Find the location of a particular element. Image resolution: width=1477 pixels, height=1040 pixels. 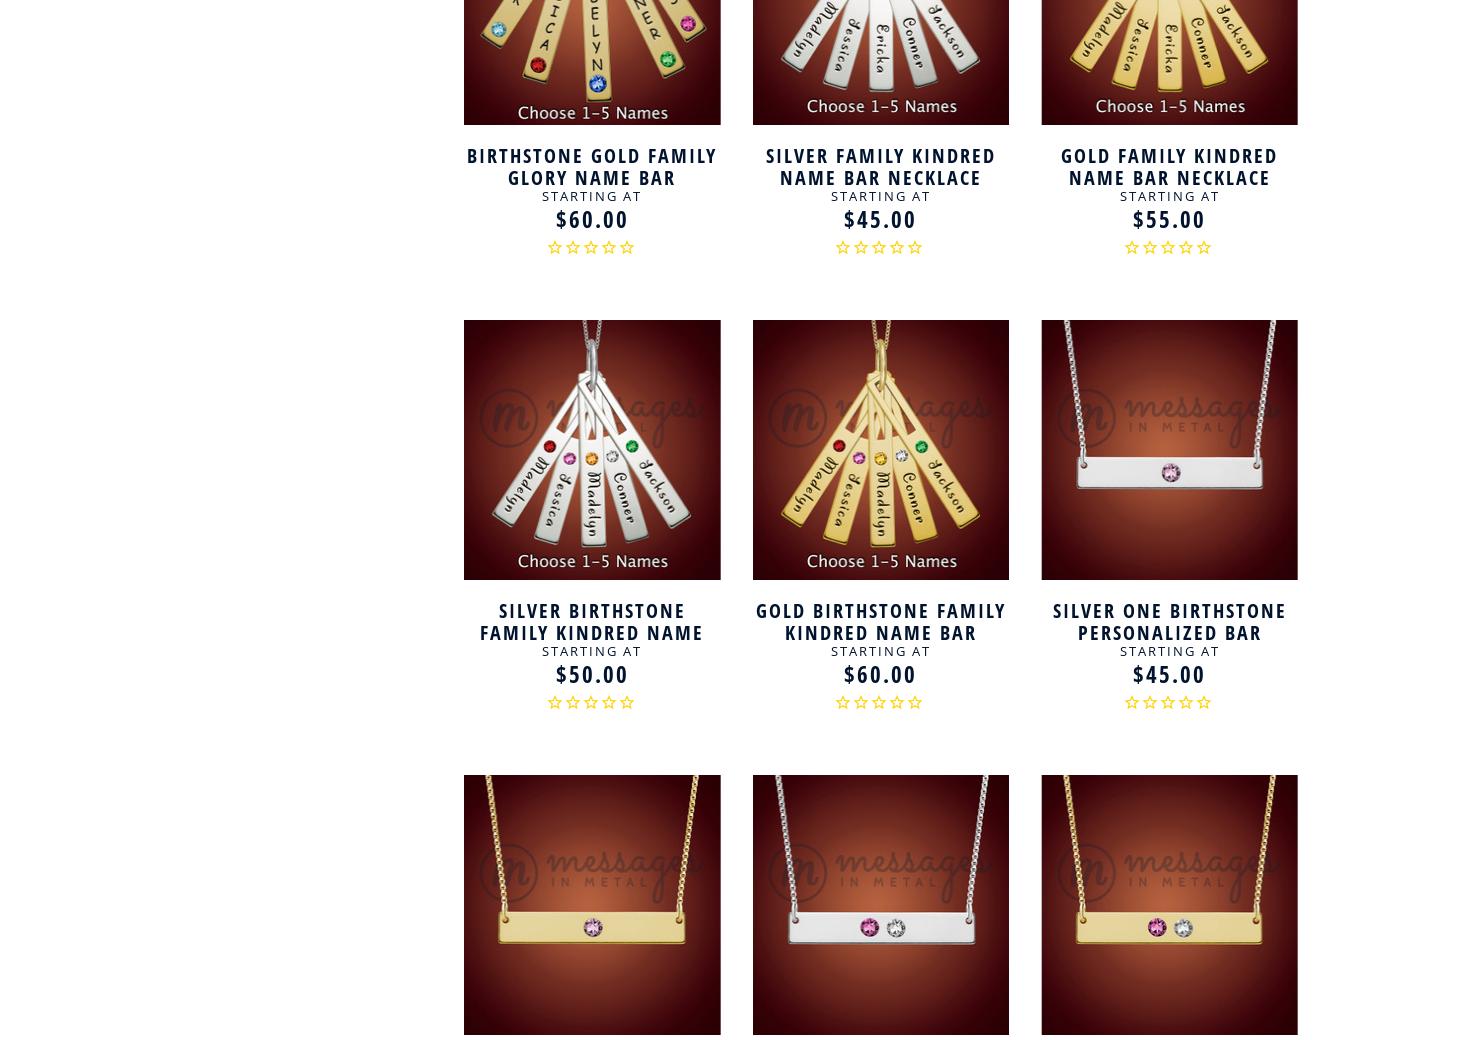

'Gold Family Kindred Name Bar Necklace' is located at coordinates (1168, 165).